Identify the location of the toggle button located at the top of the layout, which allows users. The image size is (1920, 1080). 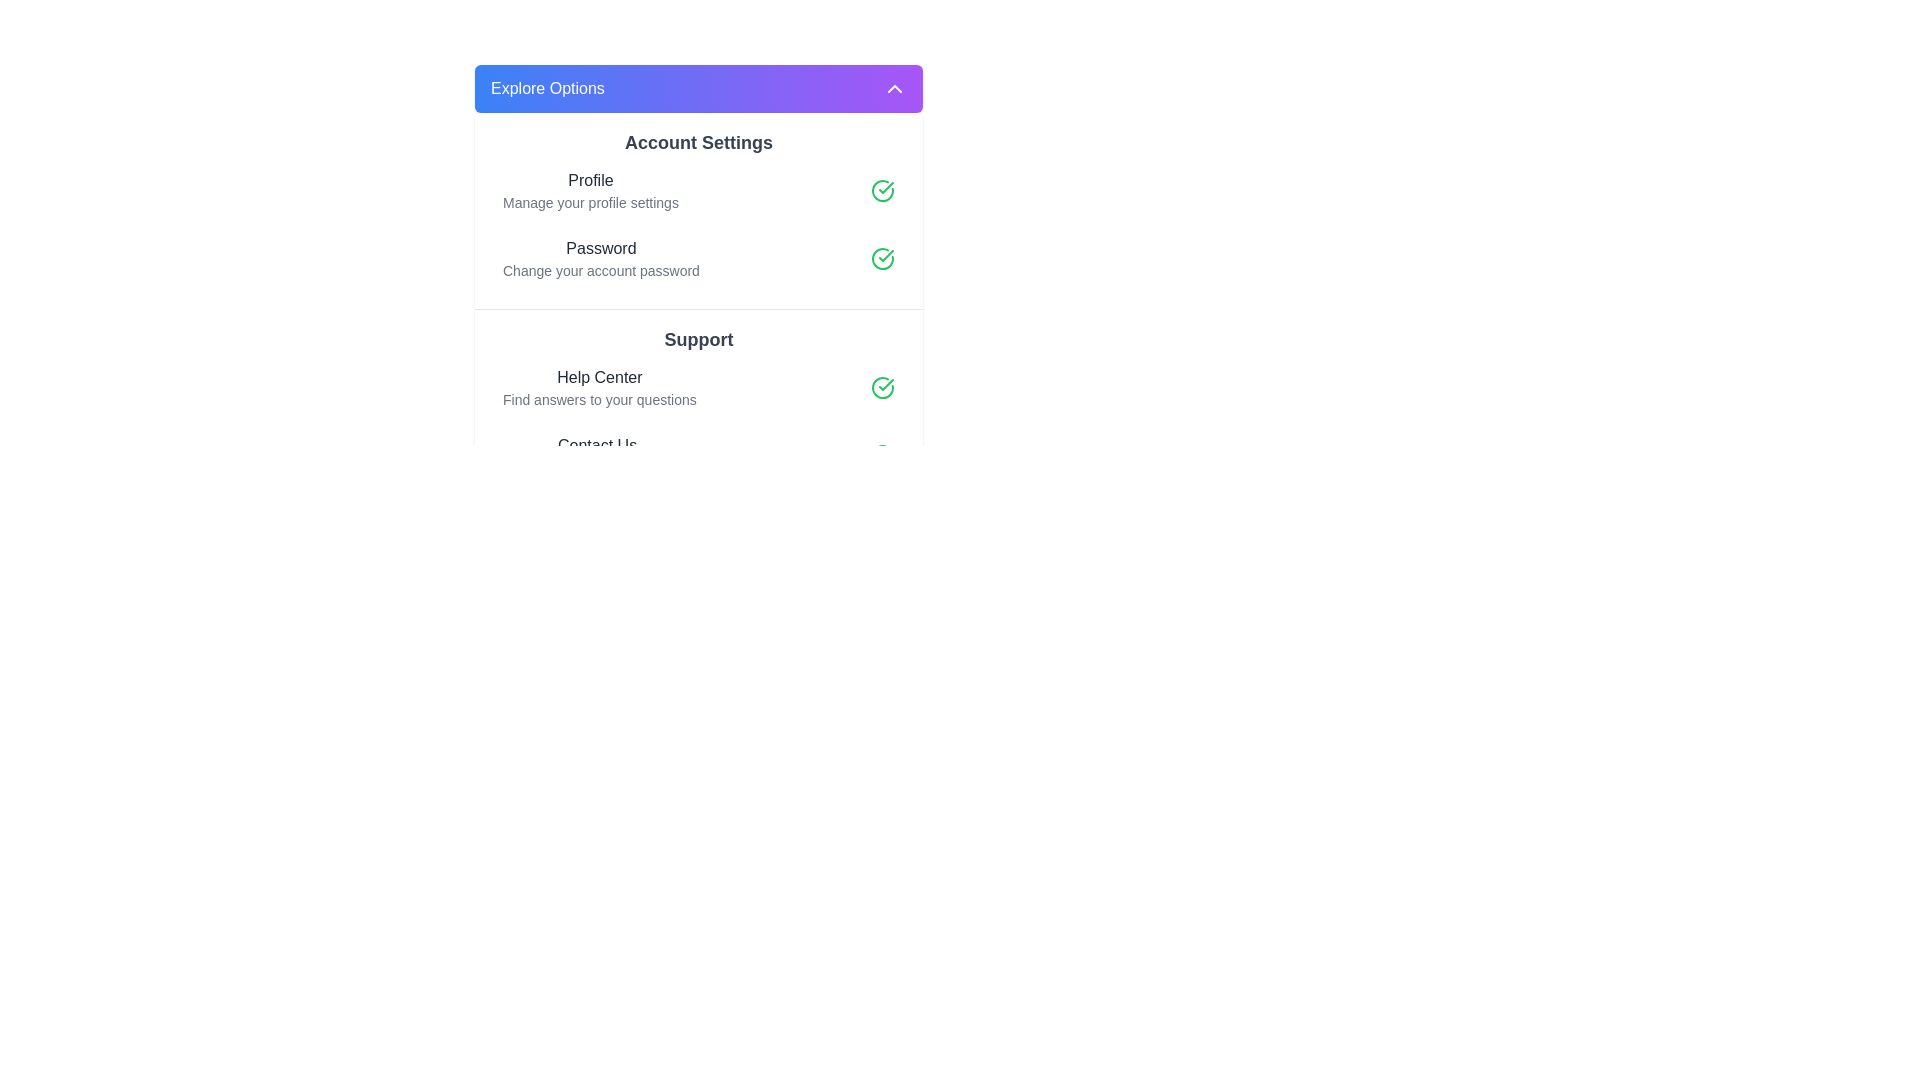
(699, 87).